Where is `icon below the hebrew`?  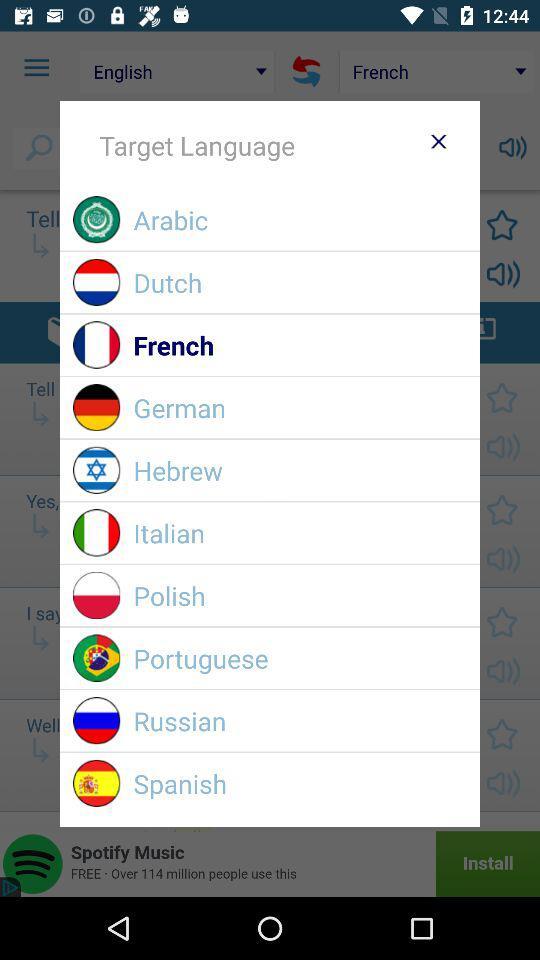
icon below the hebrew is located at coordinates (299, 532).